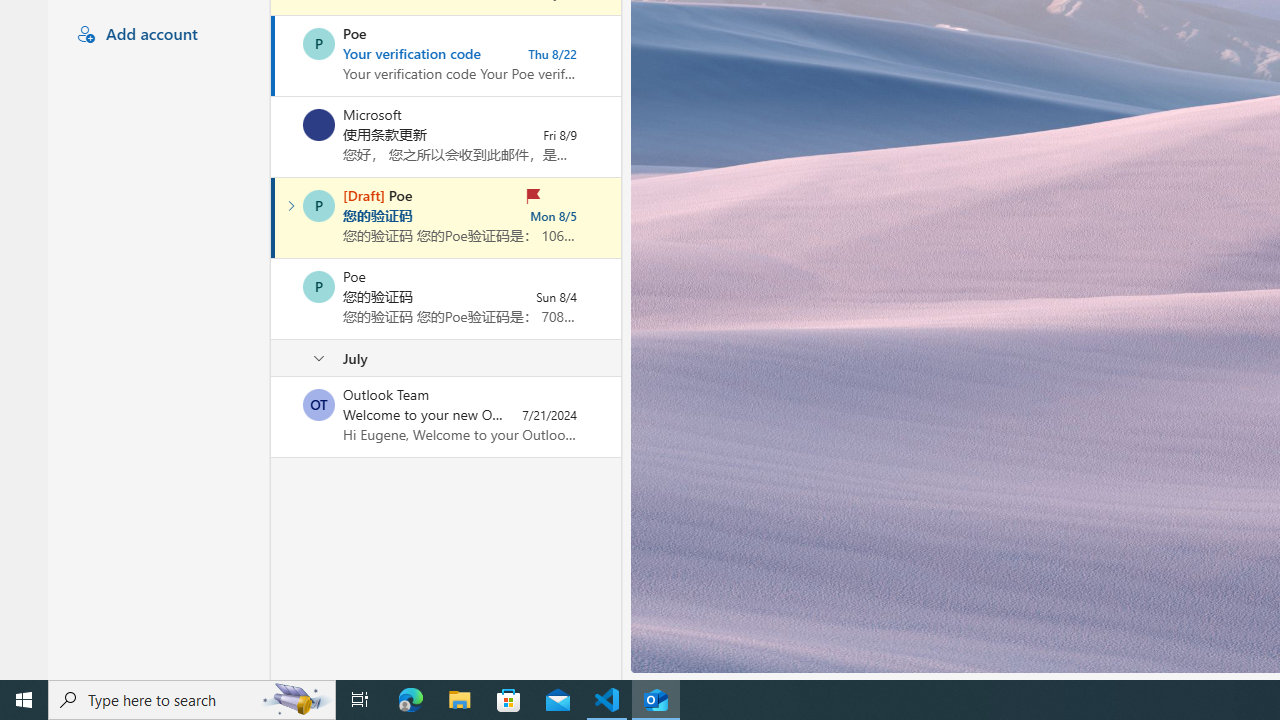 The width and height of the screenshot is (1280, 720). I want to click on 'Expand conversation', so click(290, 205).